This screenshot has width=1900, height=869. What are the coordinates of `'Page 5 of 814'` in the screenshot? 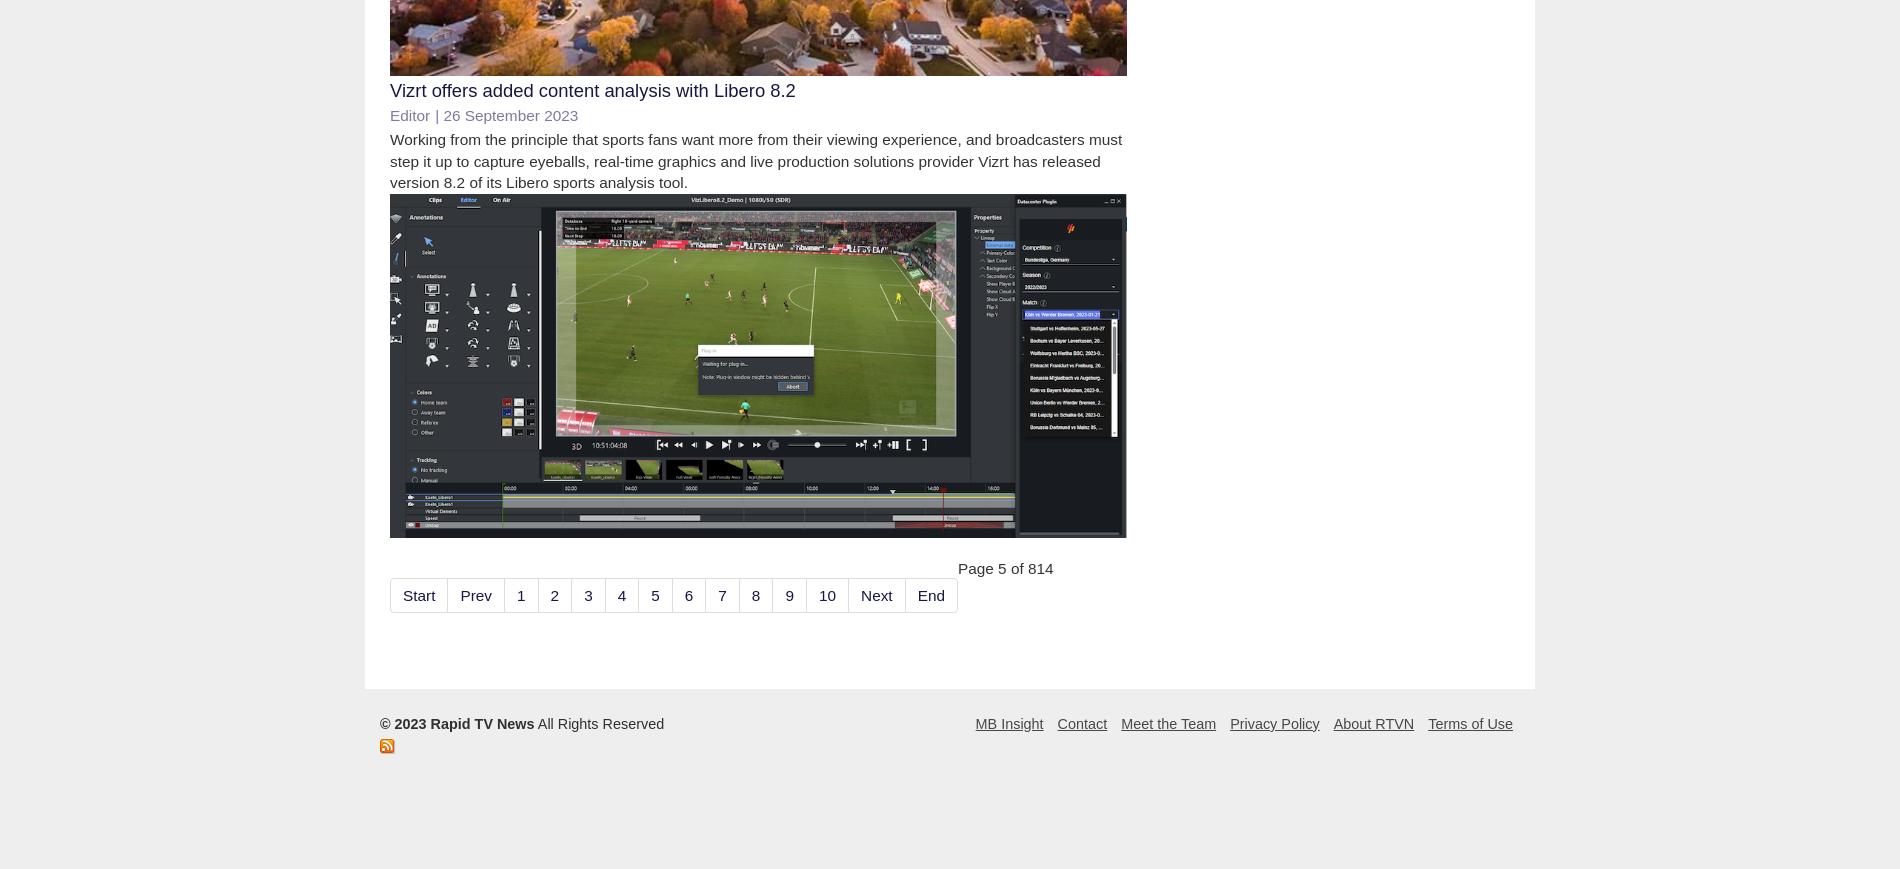 It's located at (1004, 567).